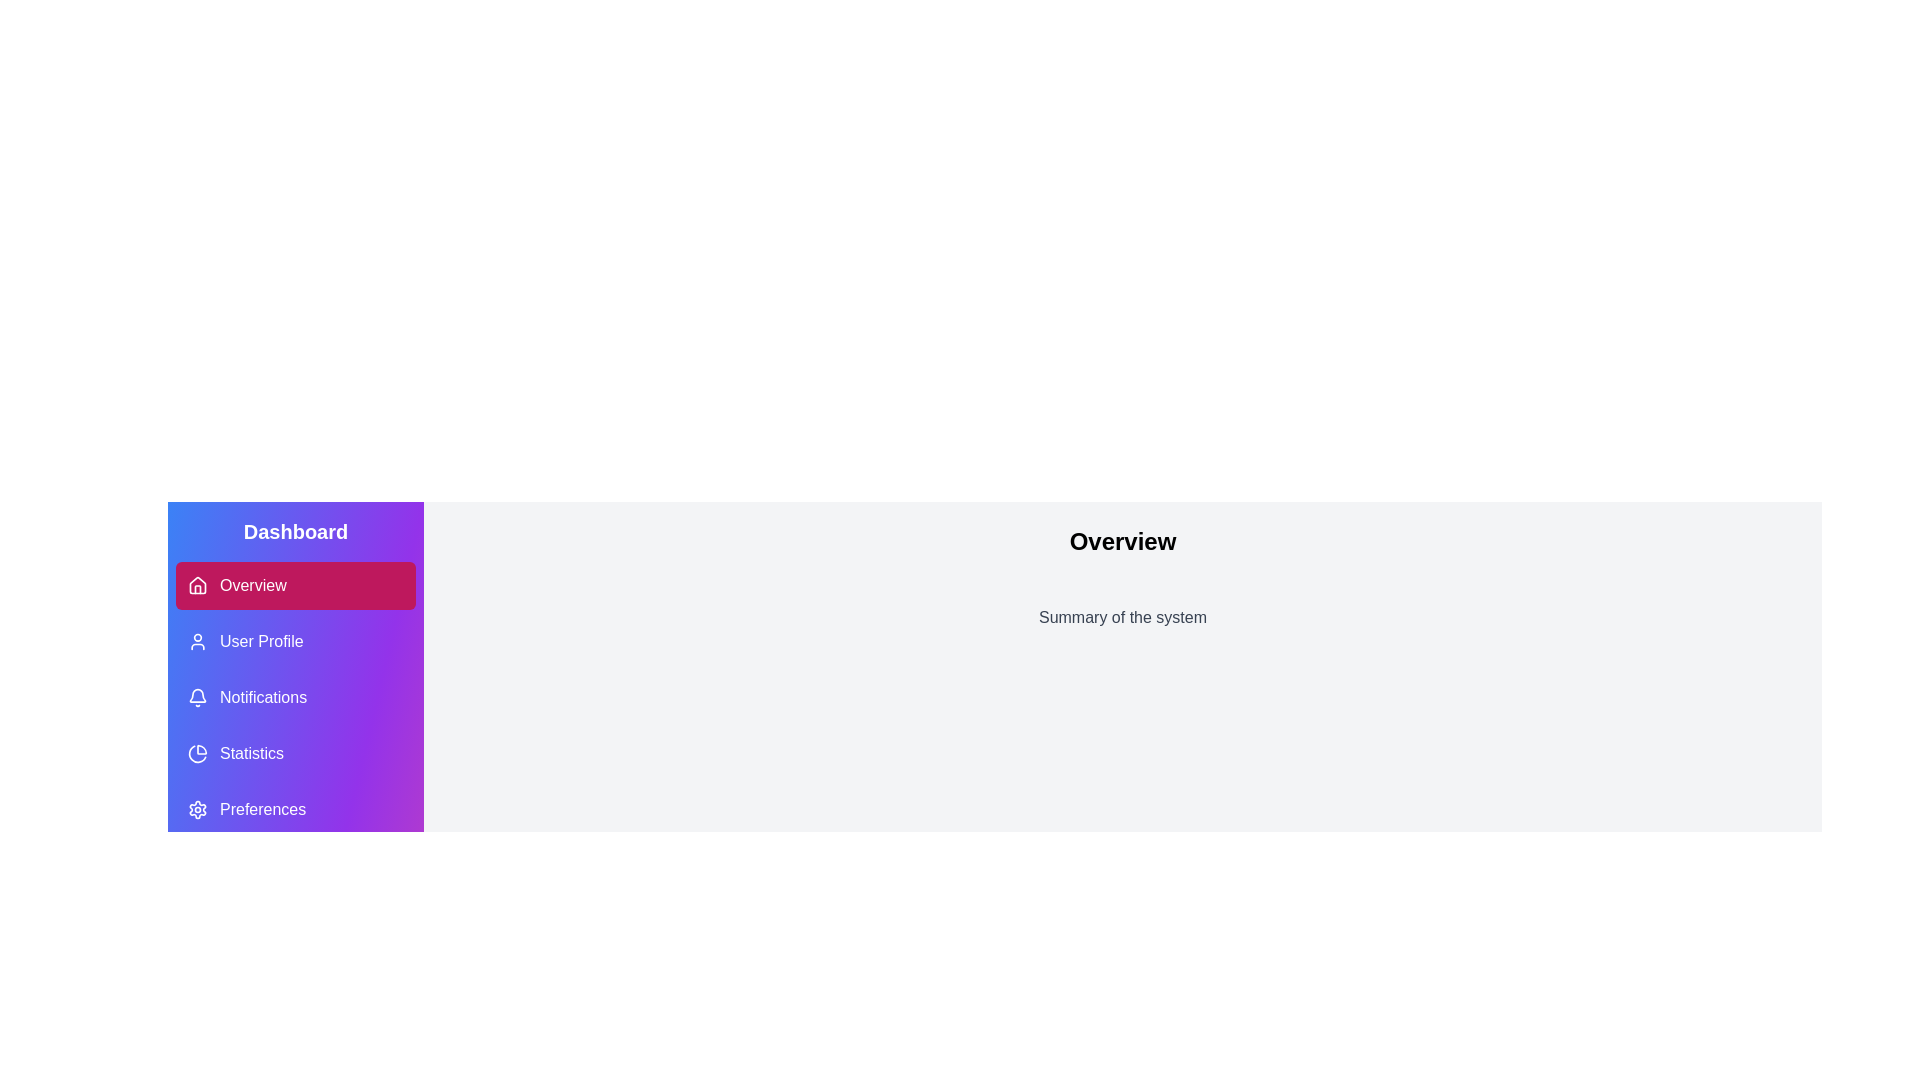 The width and height of the screenshot is (1920, 1080). Describe the element at coordinates (197, 753) in the screenshot. I see `the pie chart icon in the navigation sidebar under the 'Dashboard' section, which is associated with the 'Statistics' menu option` at that location.